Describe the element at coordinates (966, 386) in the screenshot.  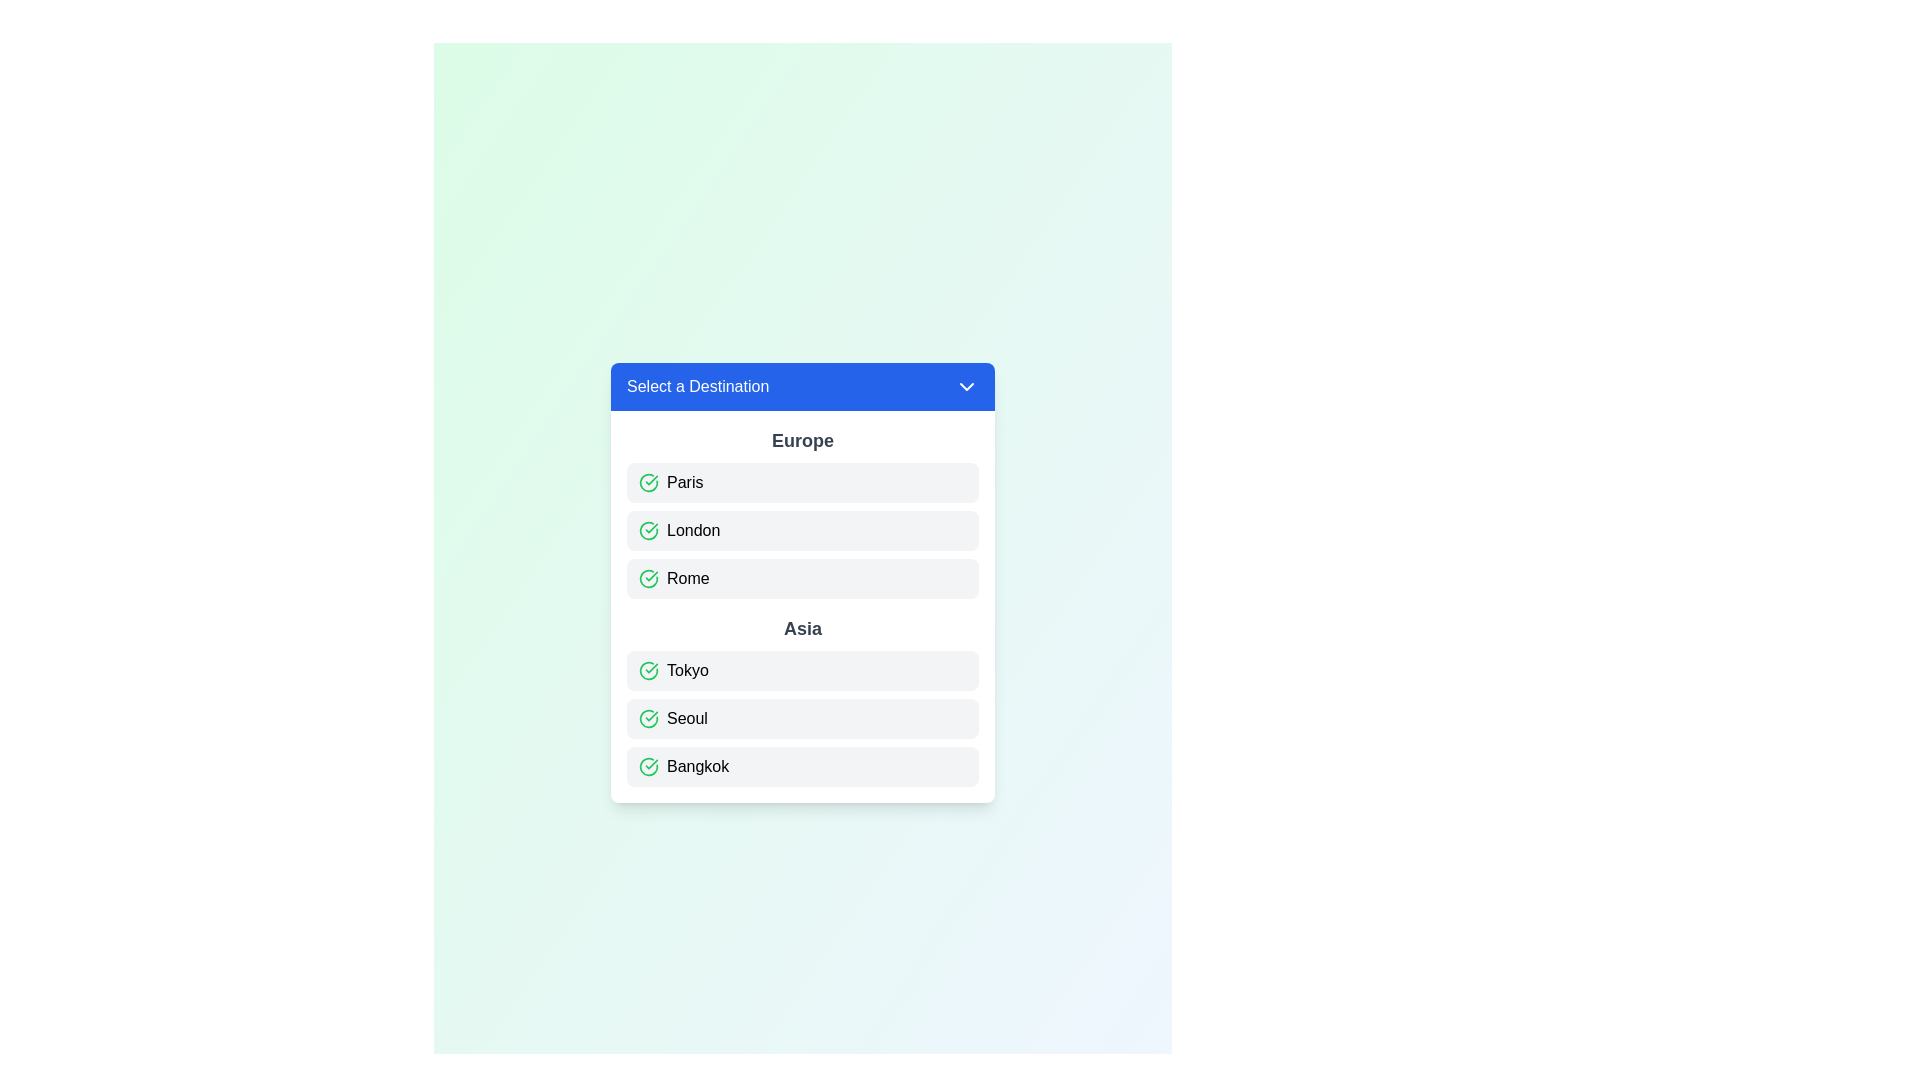
I see `the Dropdown indicator icon located at the far-right end of the blue header section labeled 'Select a Destination'` at that location.